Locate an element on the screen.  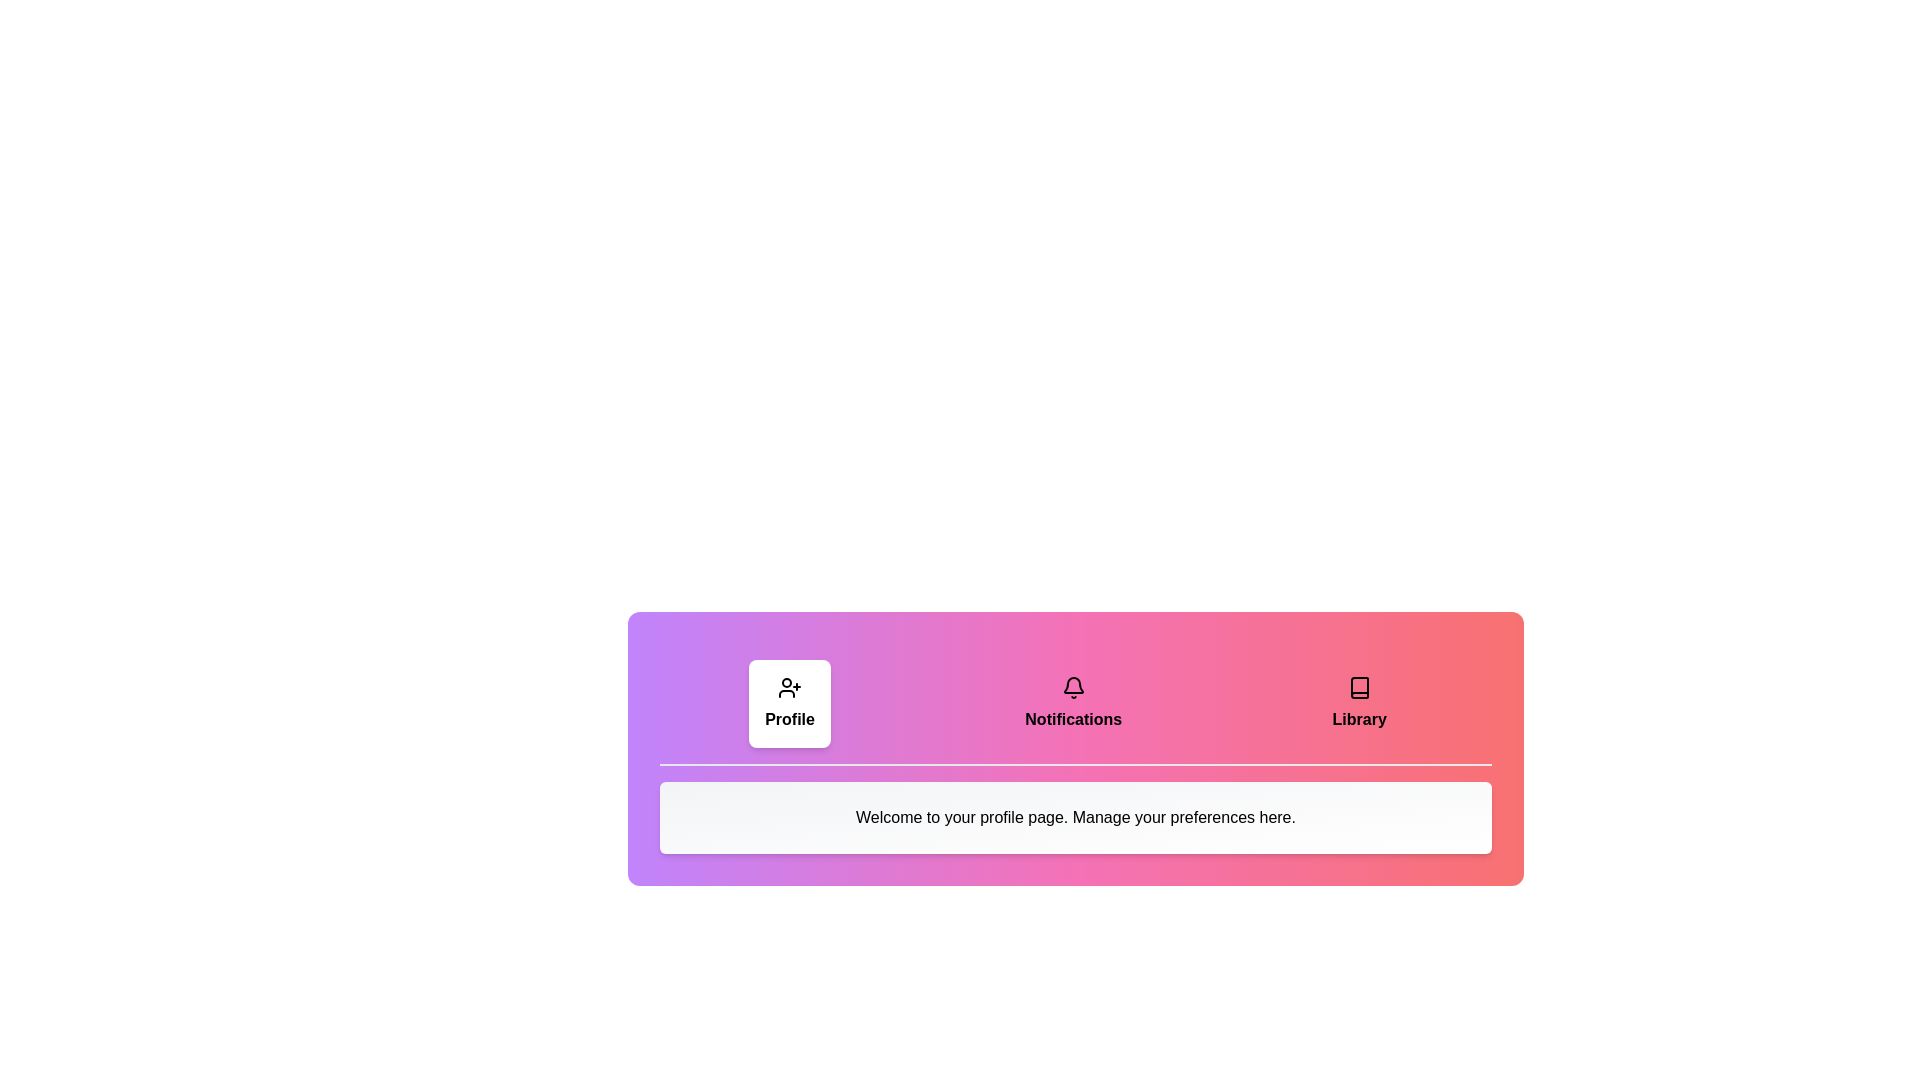
the tab labeled Notifications to observe the scaling effect is located at coordinates (1073, 703).